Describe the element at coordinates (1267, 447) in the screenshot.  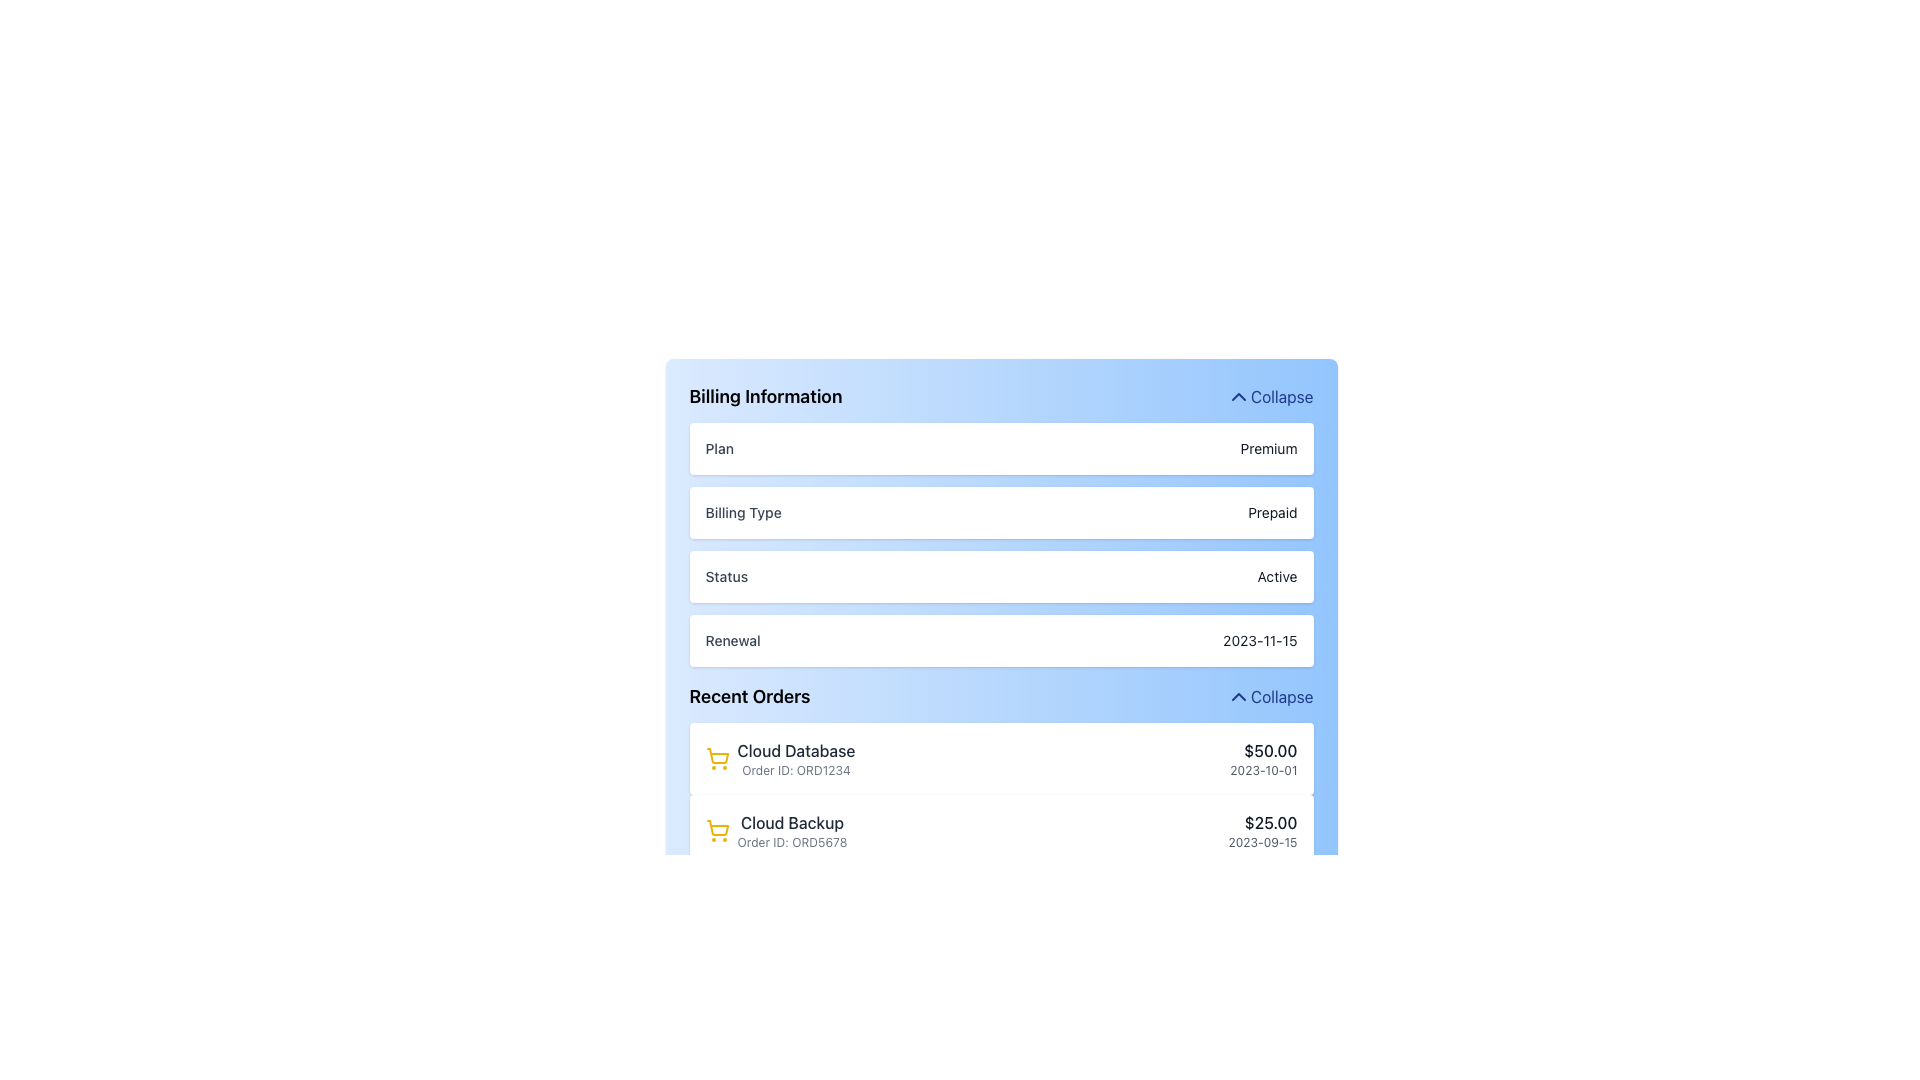
I see `the non-interactive text label indicating the type or tier of the plan, located in the 'Billing Information' section, aligned to the right of the 'Plan' label` at that location.